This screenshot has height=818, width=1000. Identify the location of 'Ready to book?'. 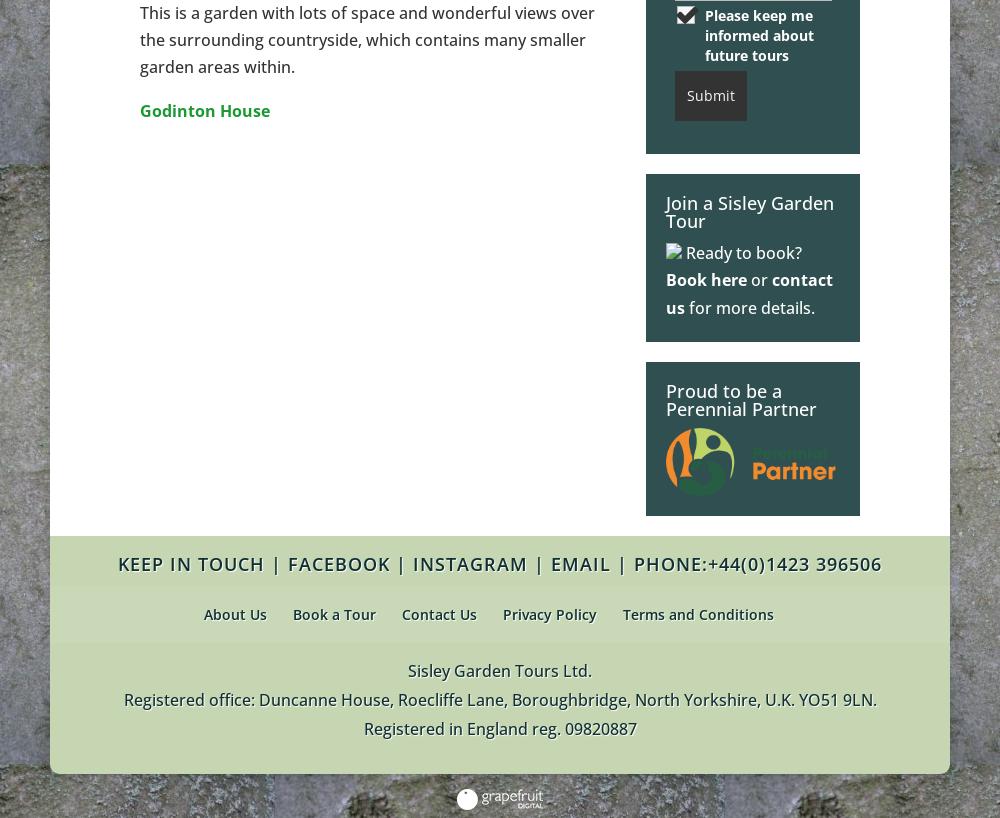
(741, 253).